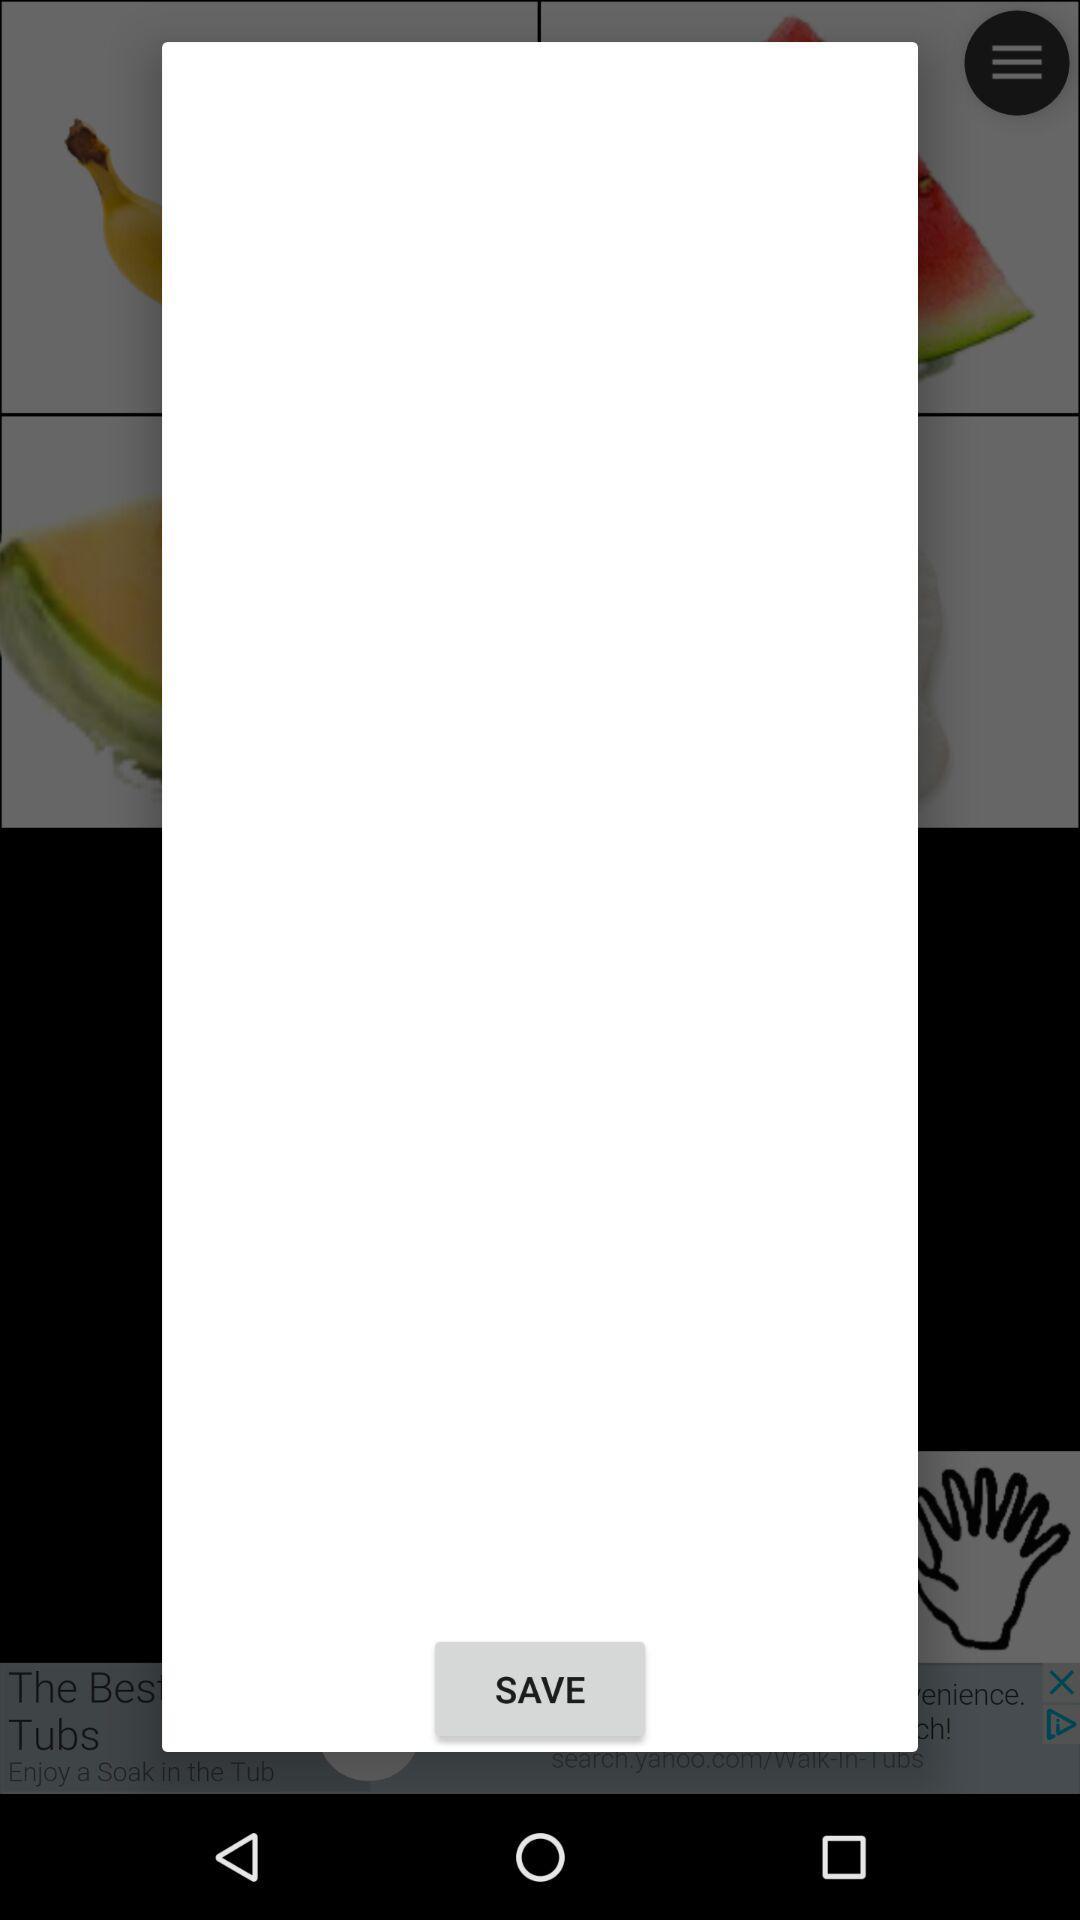  What do you see at coordinates (540, 1688) in the screenshot?
I see `the save at the bottom` at bounding box center [540, 1688].